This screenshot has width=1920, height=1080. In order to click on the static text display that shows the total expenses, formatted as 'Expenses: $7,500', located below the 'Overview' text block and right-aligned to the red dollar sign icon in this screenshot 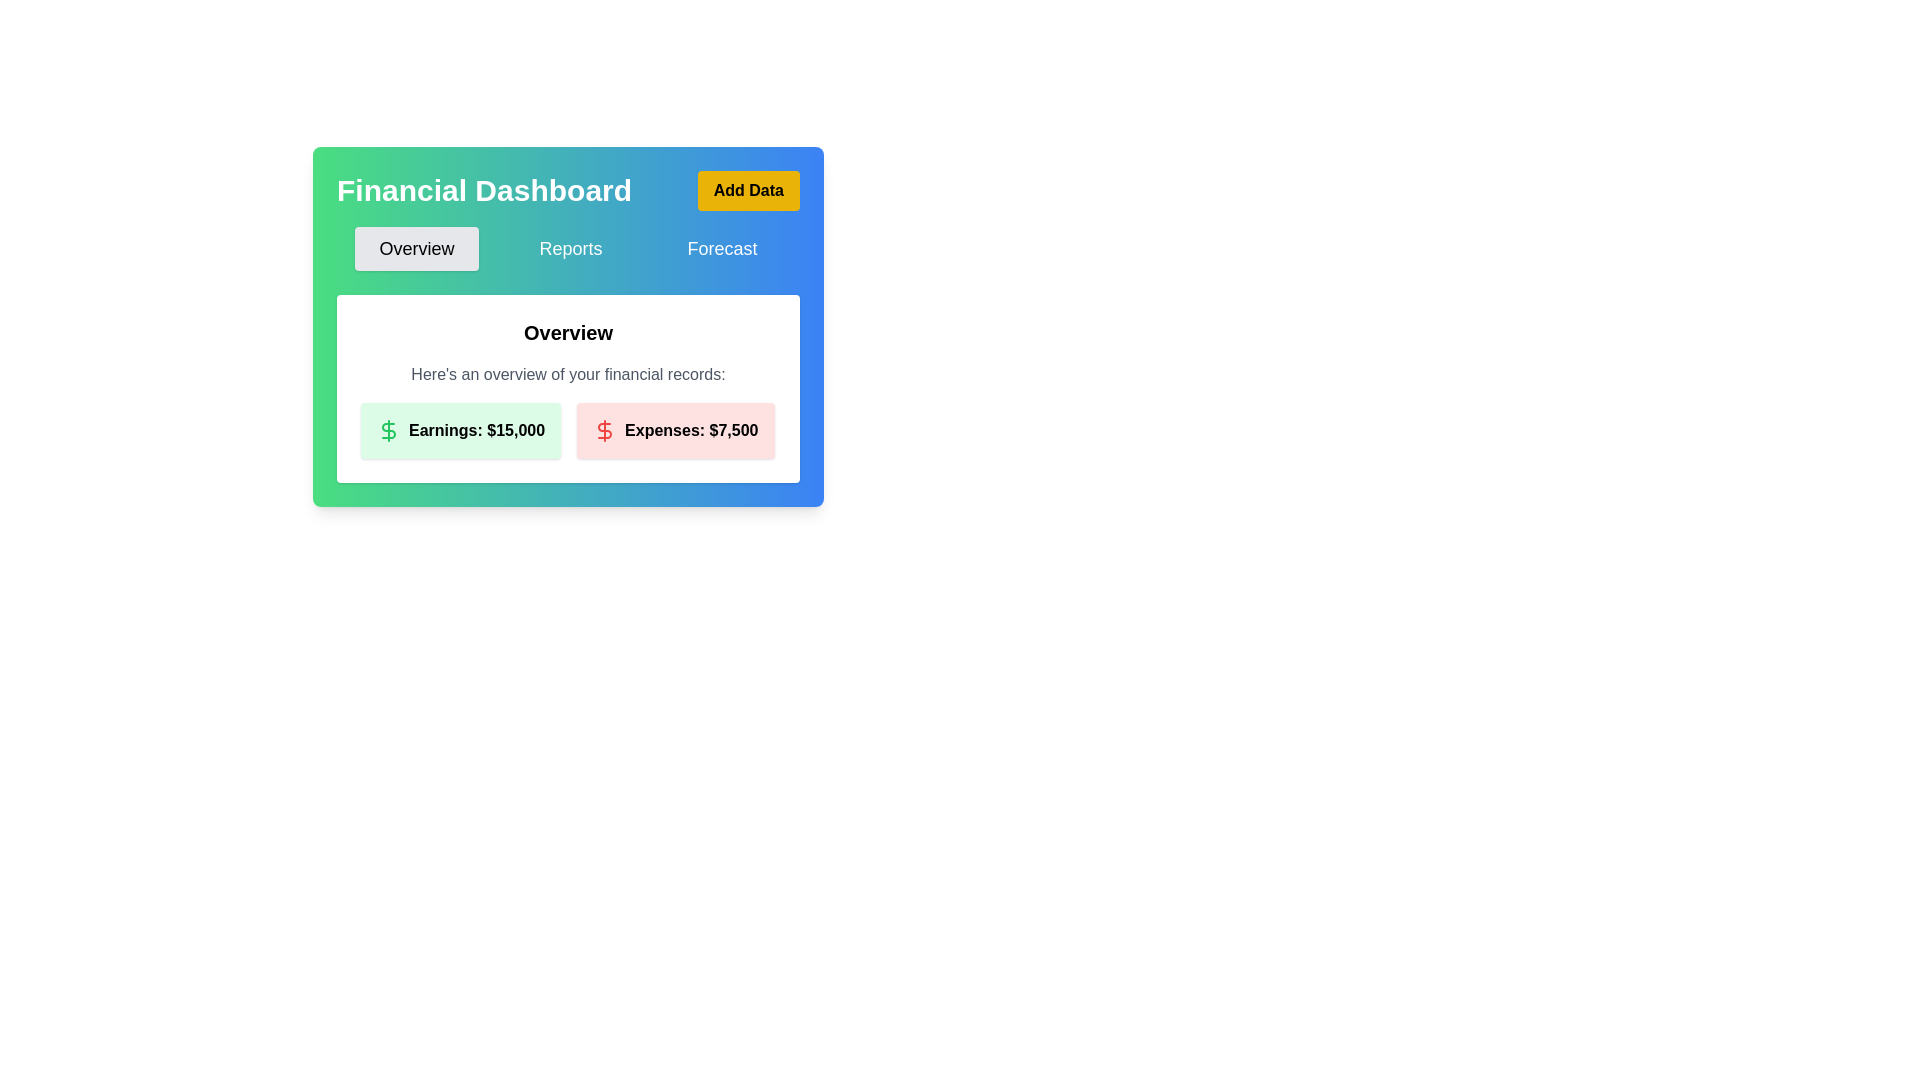, I will do `click(691, 430)`.